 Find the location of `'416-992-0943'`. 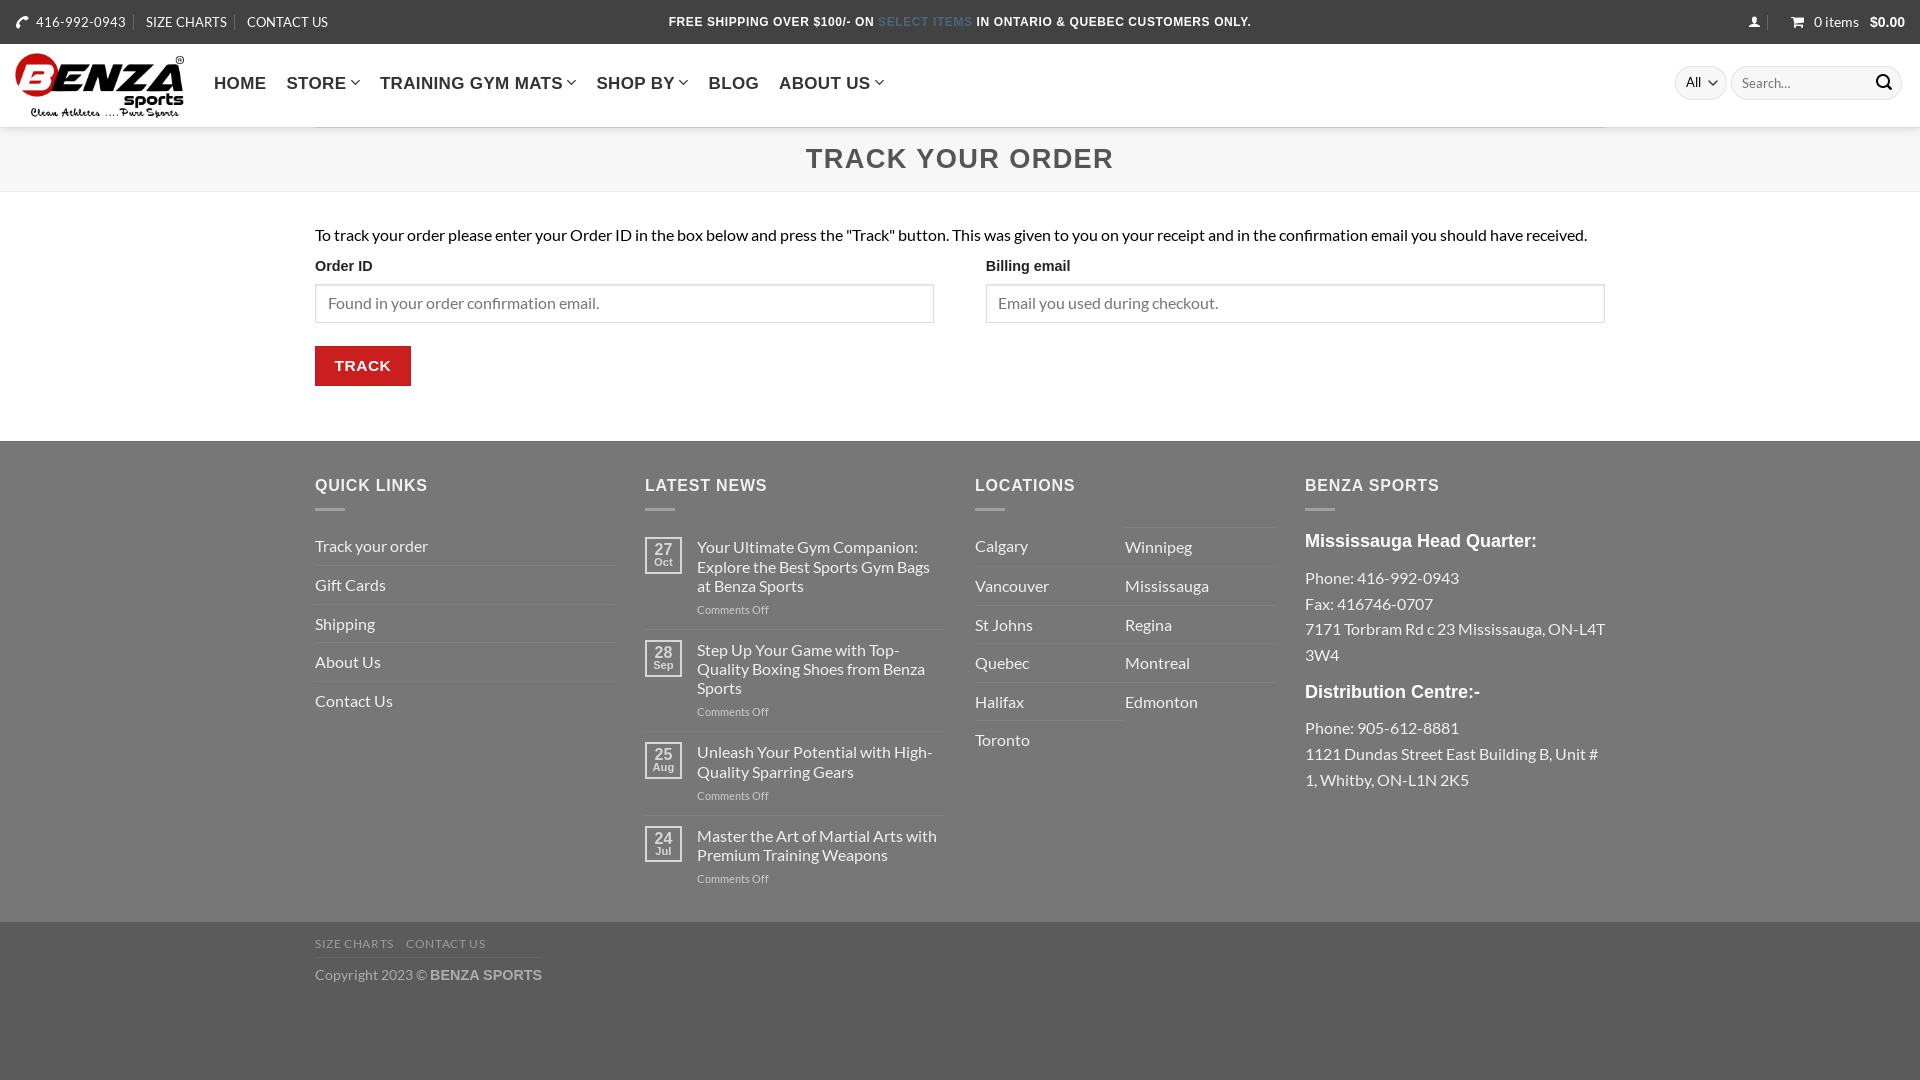

'416-992-0943' is located at coordinates (80, 22).